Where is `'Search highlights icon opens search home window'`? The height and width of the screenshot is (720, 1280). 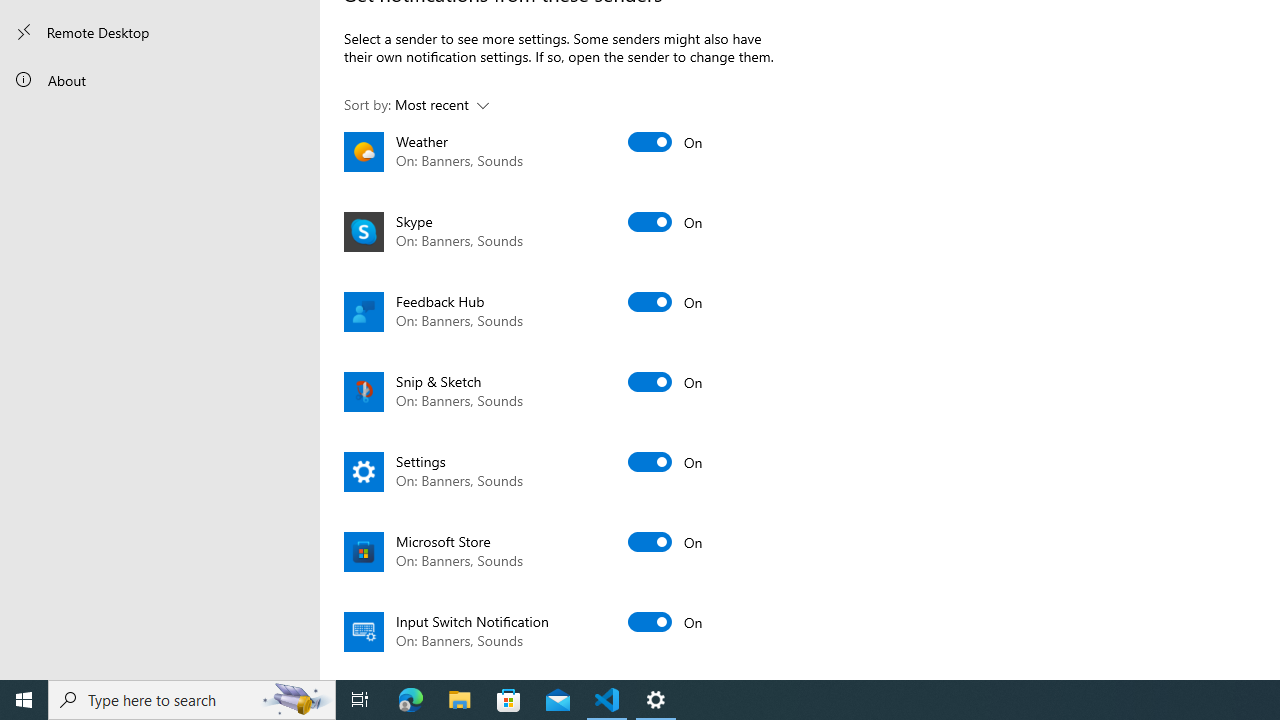
'Search highlights icon opens search home window' is located at coordinates (294, 698).